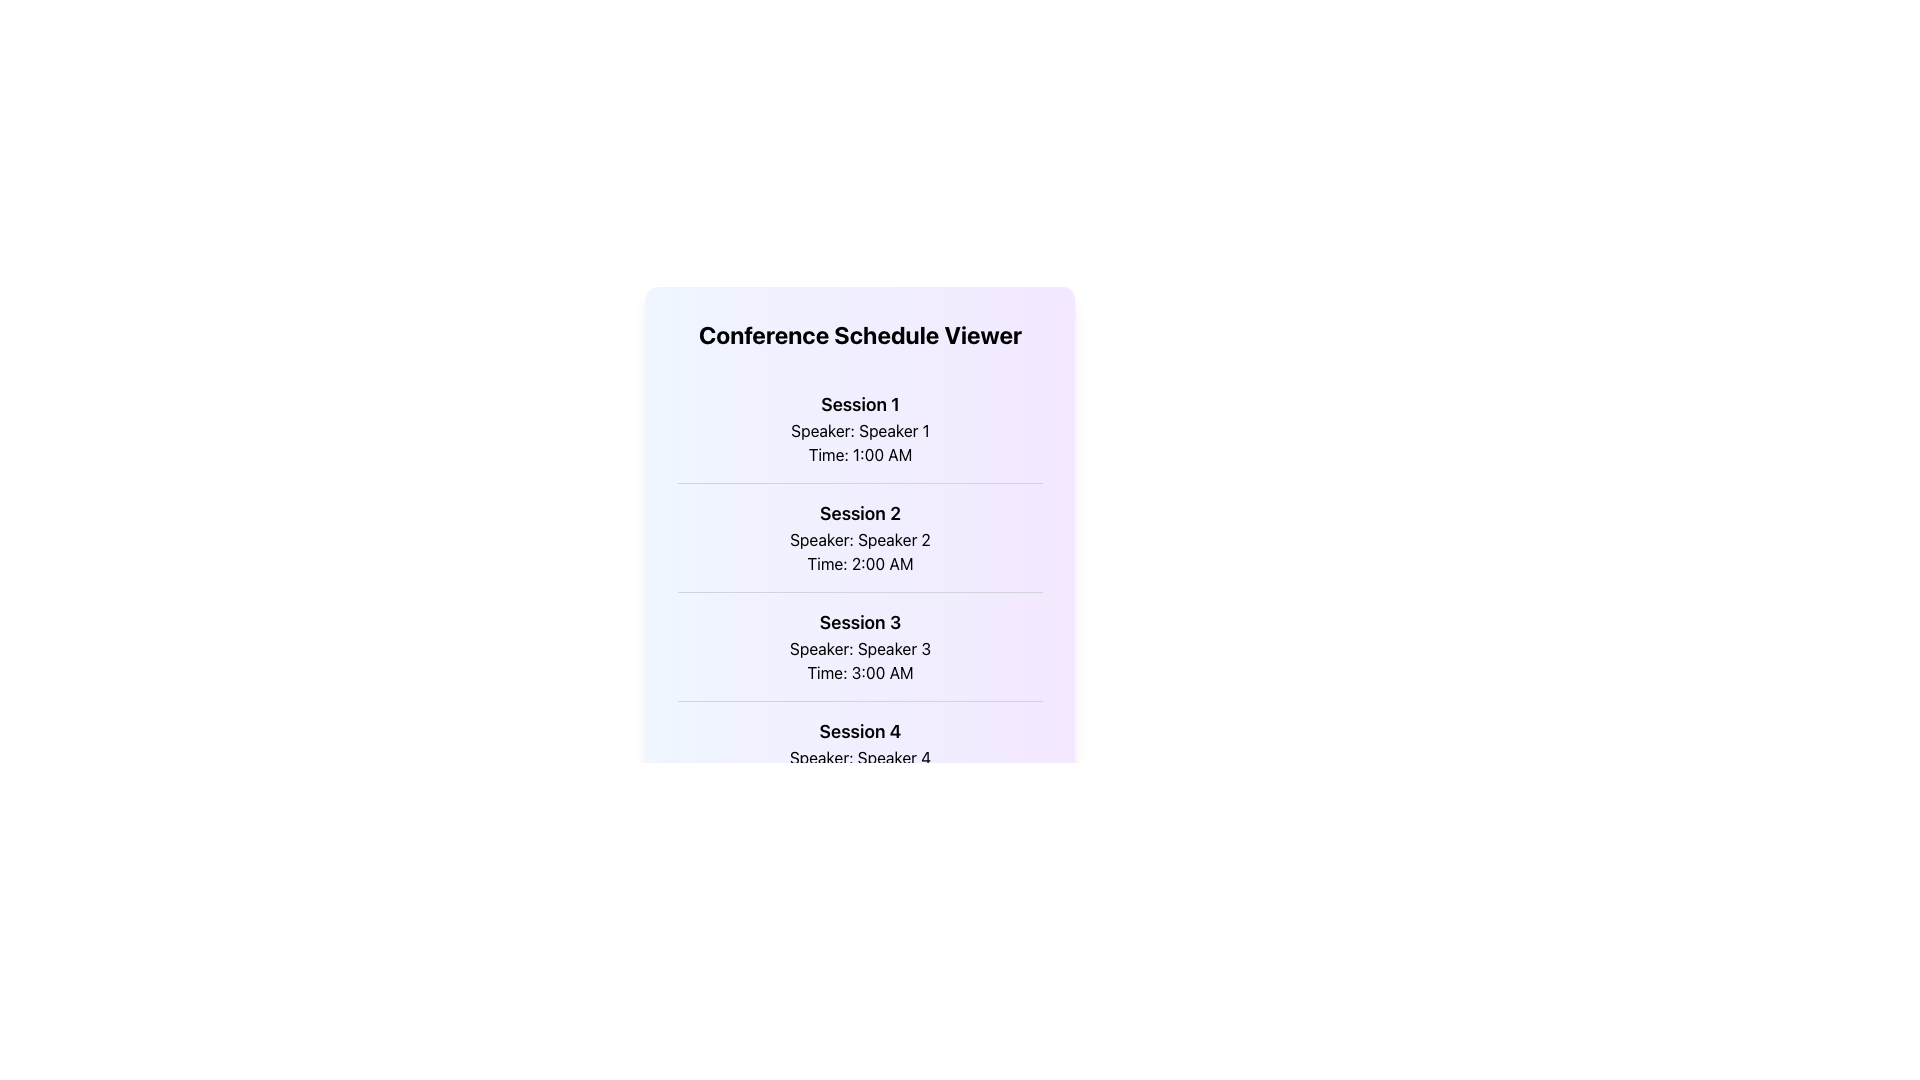 Image resolution: width=1920 pixels, height=1080 pixels. Describe the element at coordinates (860, 672) in the screenshot. I see `the static text label displaying 'Time: 3:00 AM' located within the 'Session 3' entry of the schedule viewer` at that location.